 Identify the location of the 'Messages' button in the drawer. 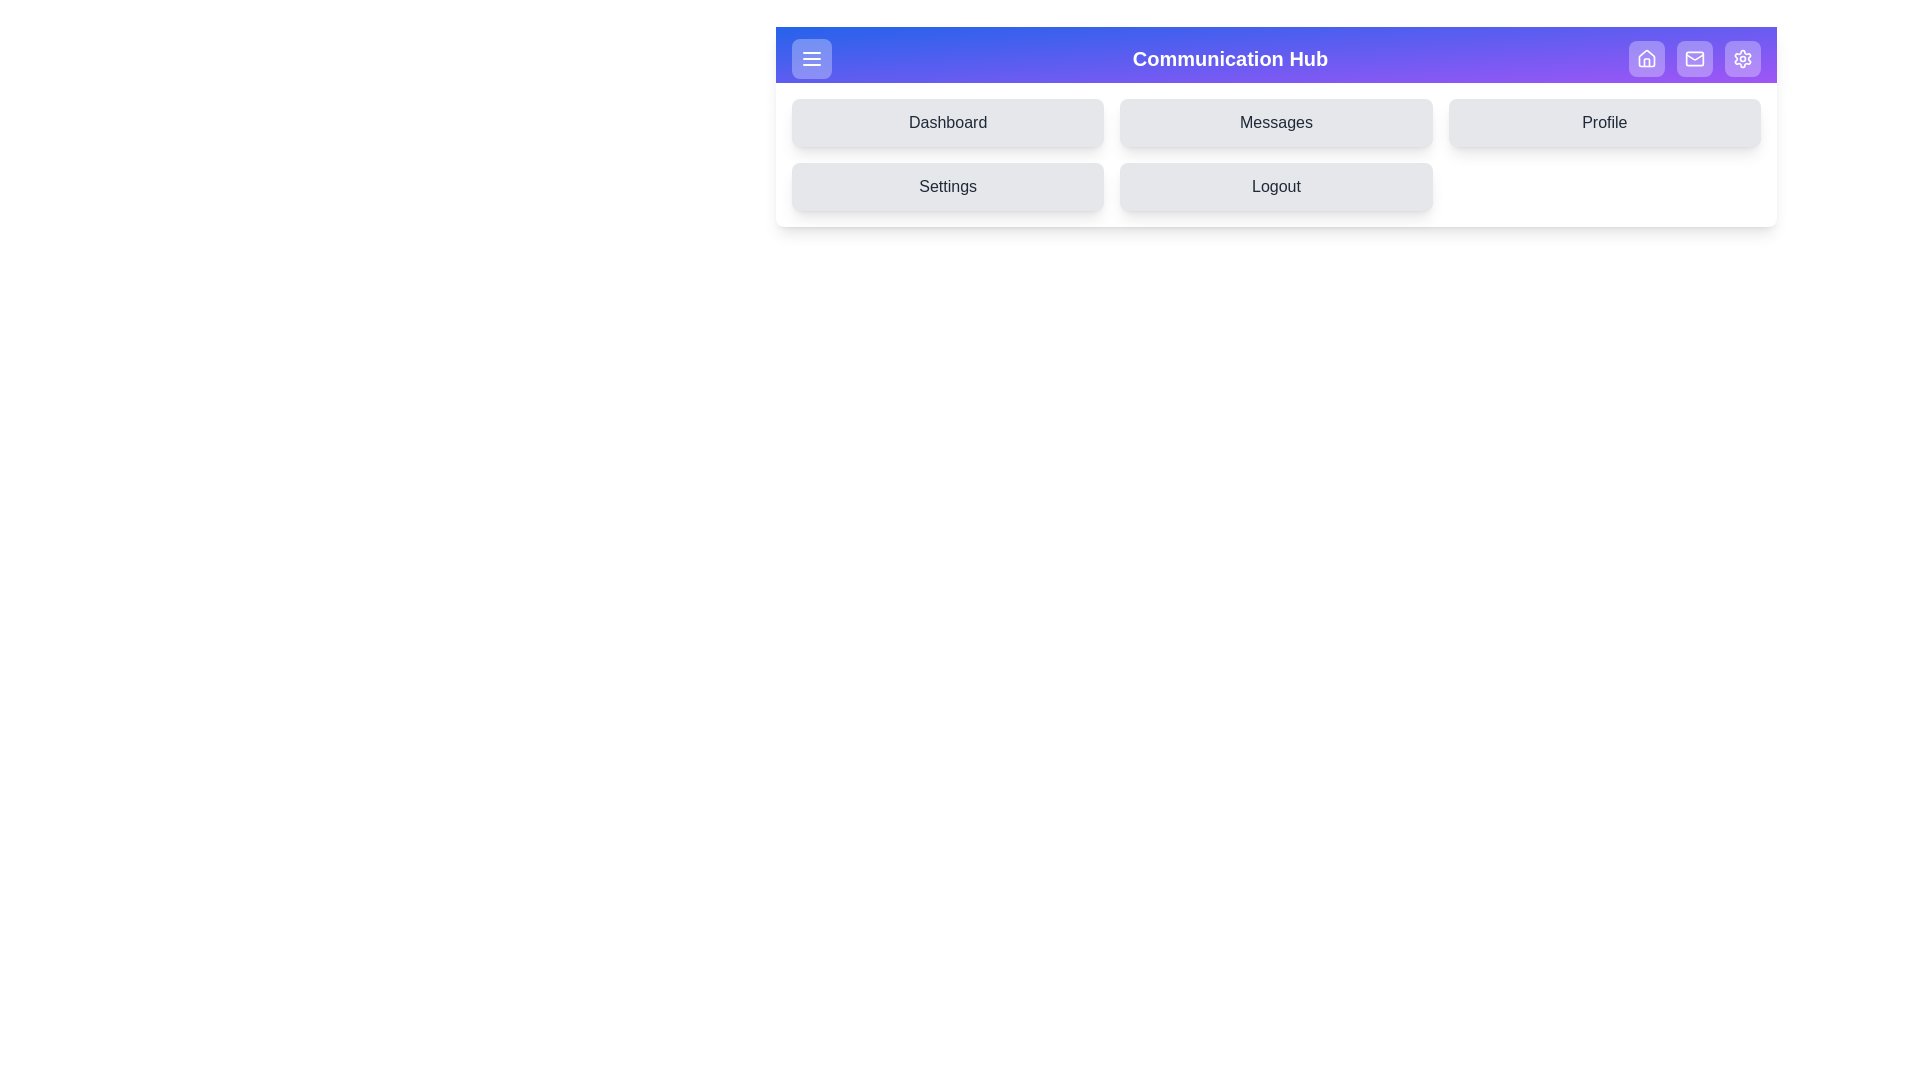
(1275, 123).